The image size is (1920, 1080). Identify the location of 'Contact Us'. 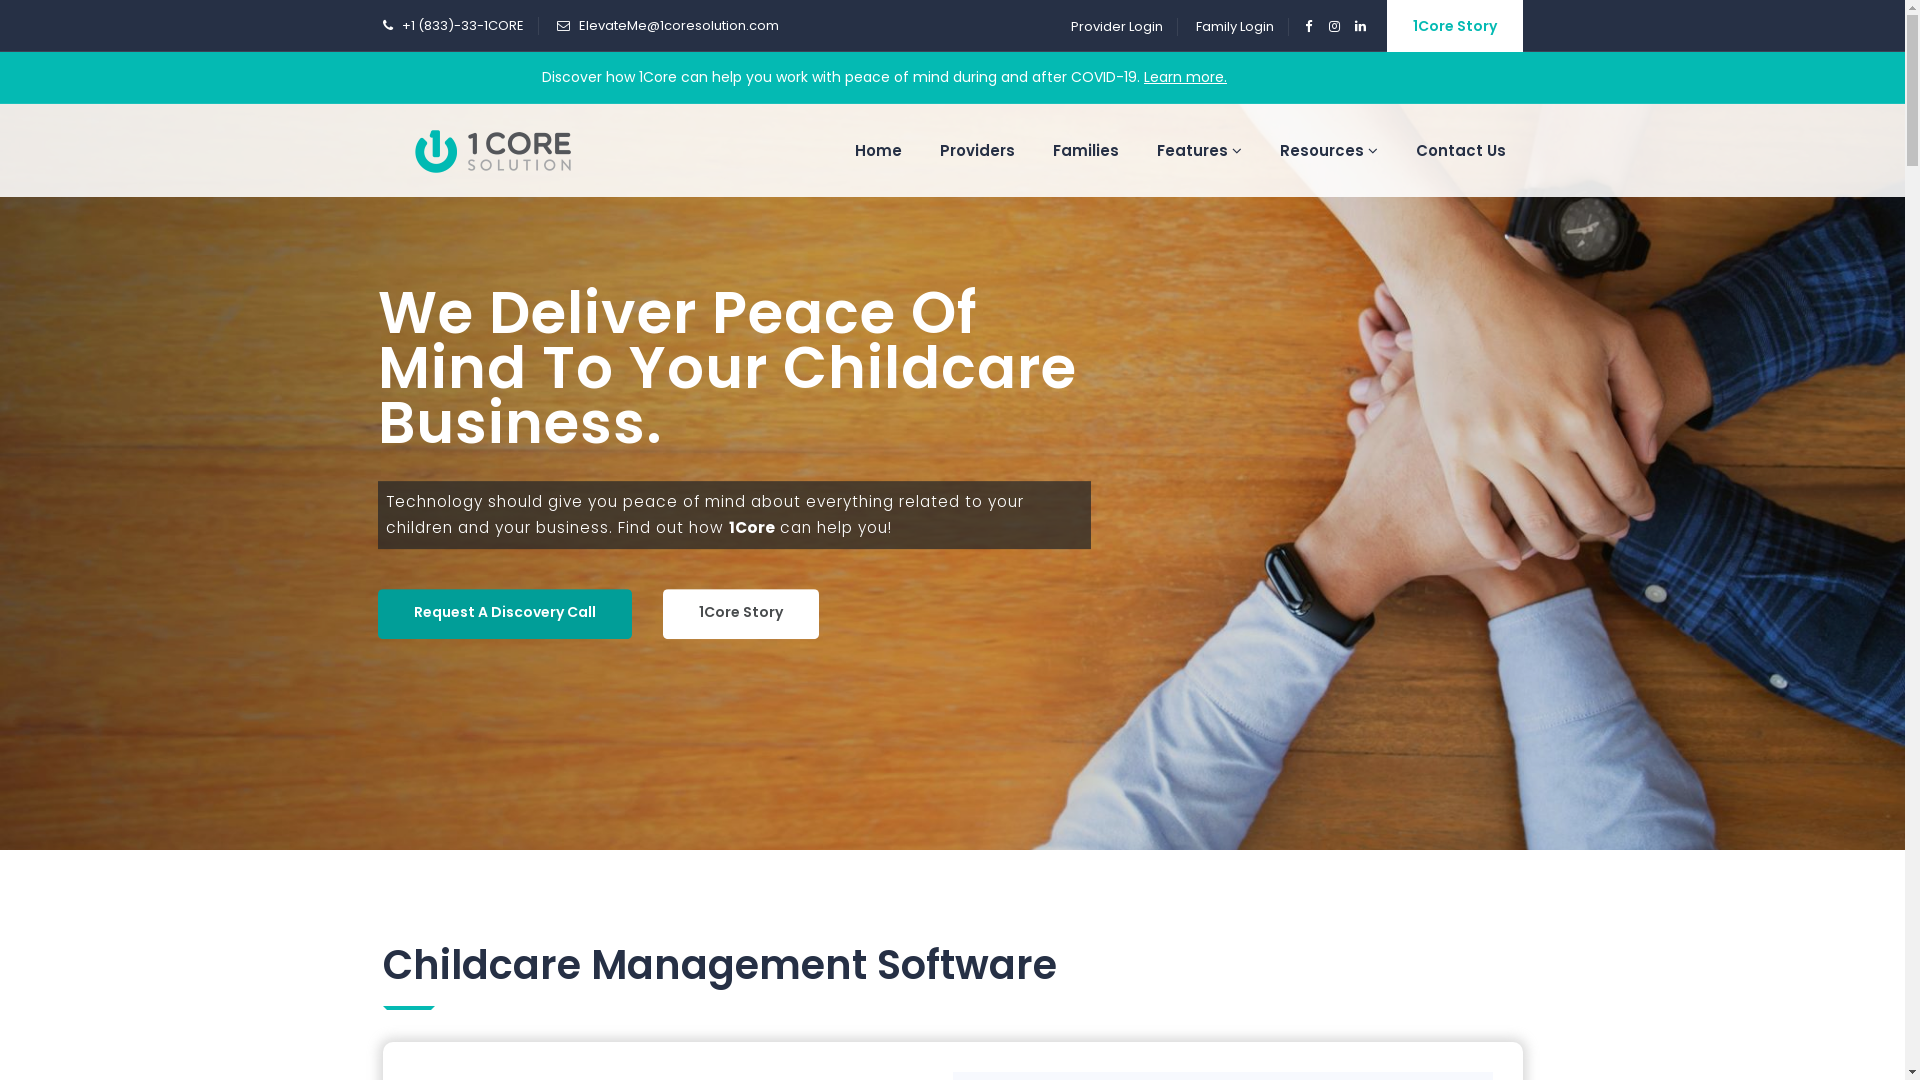
(1396, 149).